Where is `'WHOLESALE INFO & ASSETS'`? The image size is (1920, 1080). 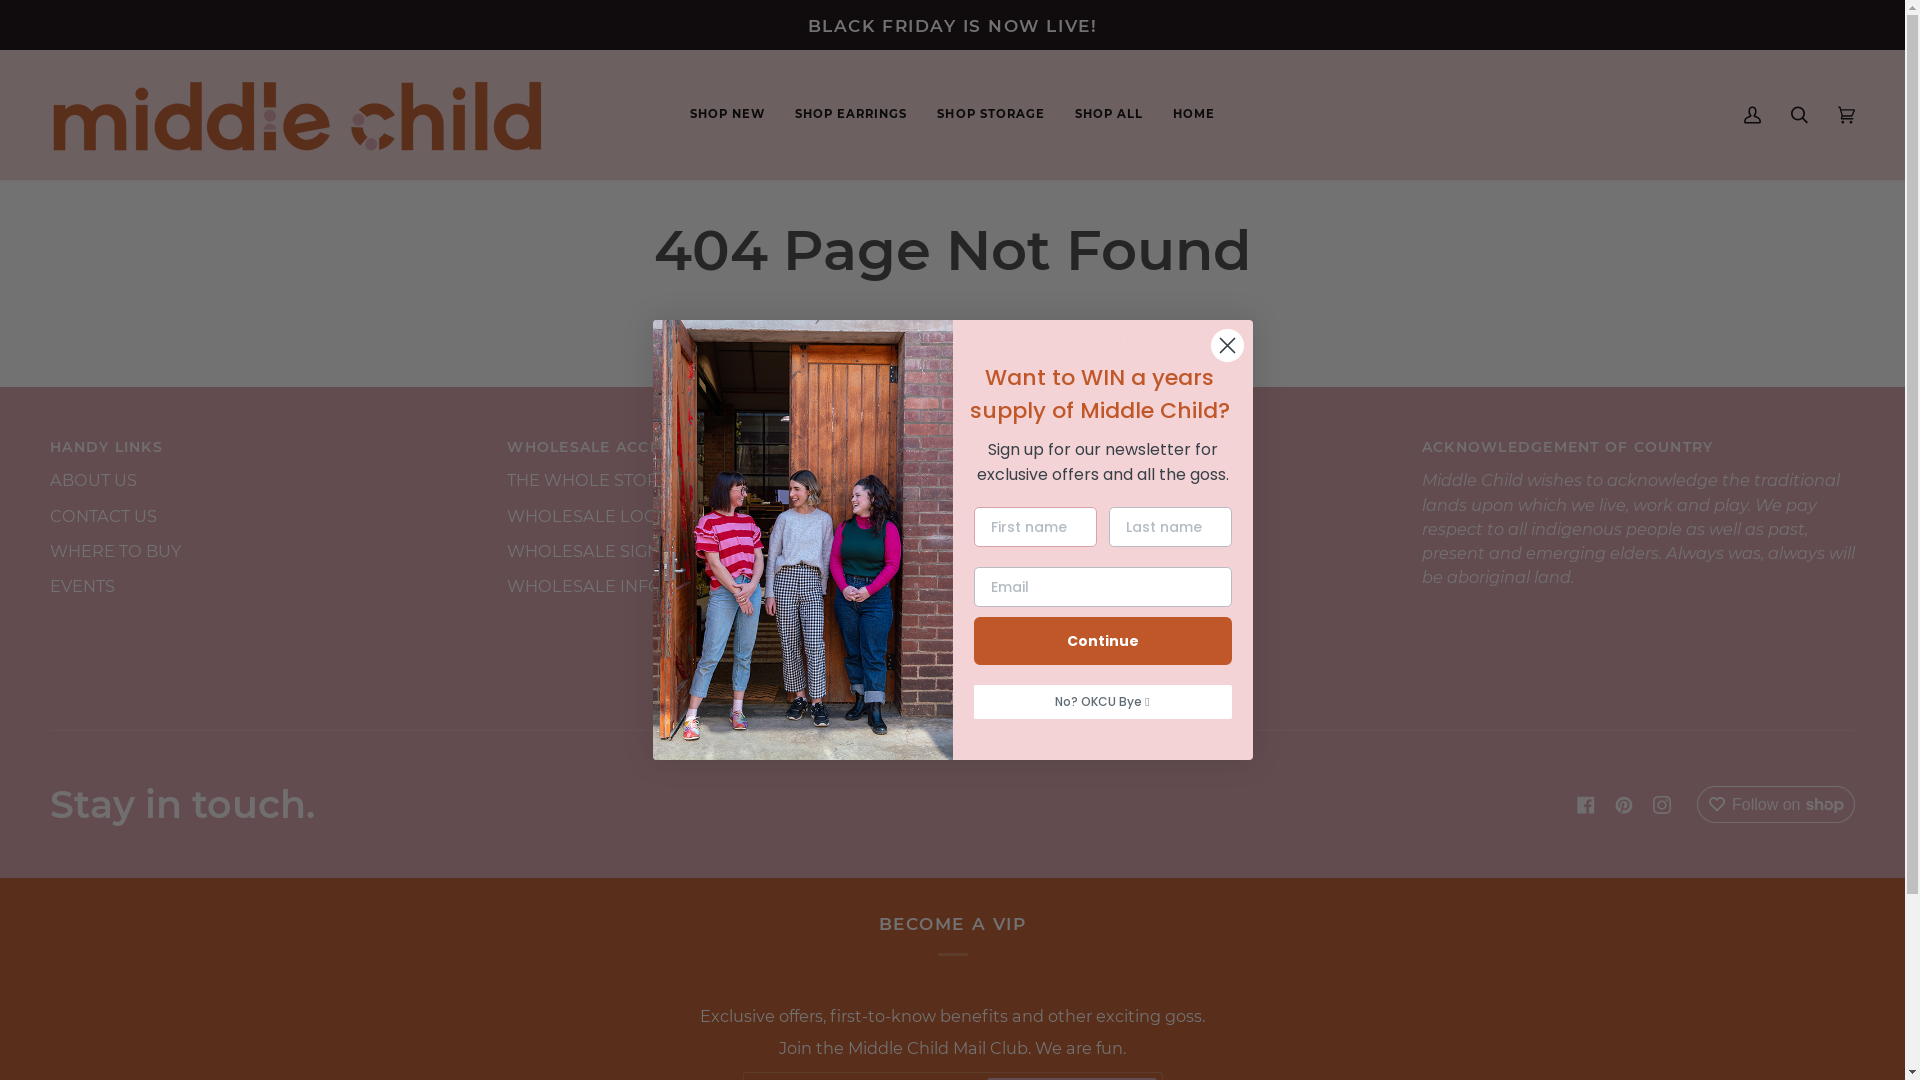
'WHOLESALE INFO & ASSETS' is located at coordinates (623, 585).